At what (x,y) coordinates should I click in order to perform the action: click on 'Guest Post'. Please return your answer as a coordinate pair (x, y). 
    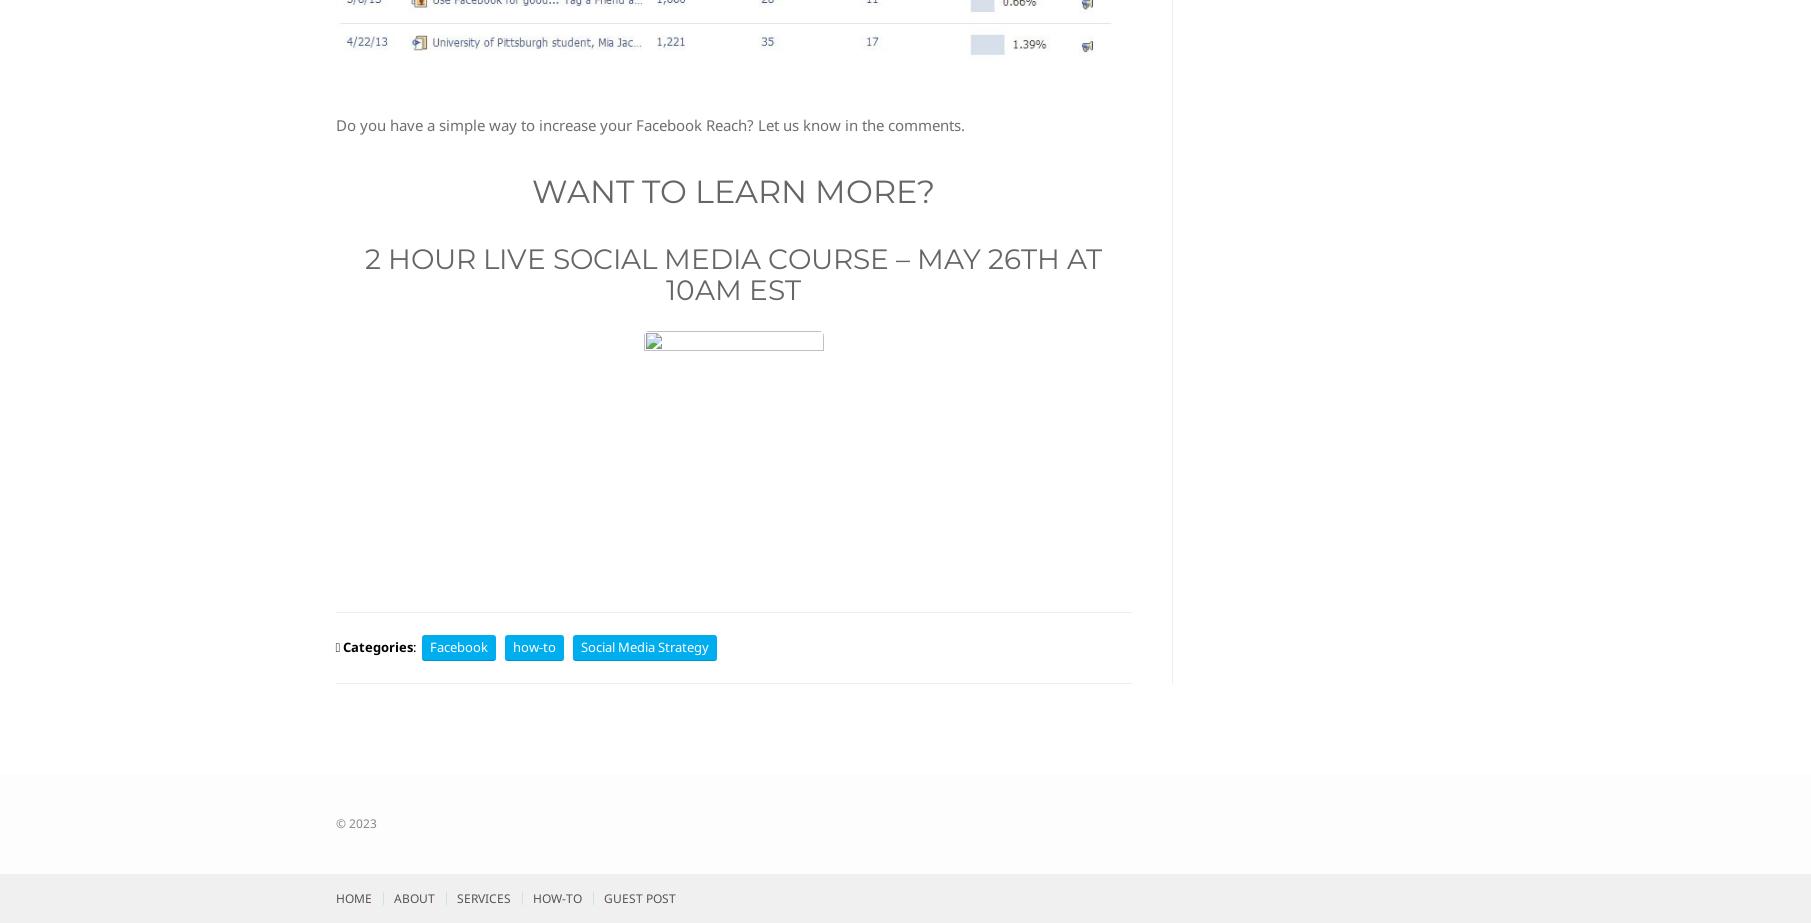
    Looking at the image, I should click on (638, 897).